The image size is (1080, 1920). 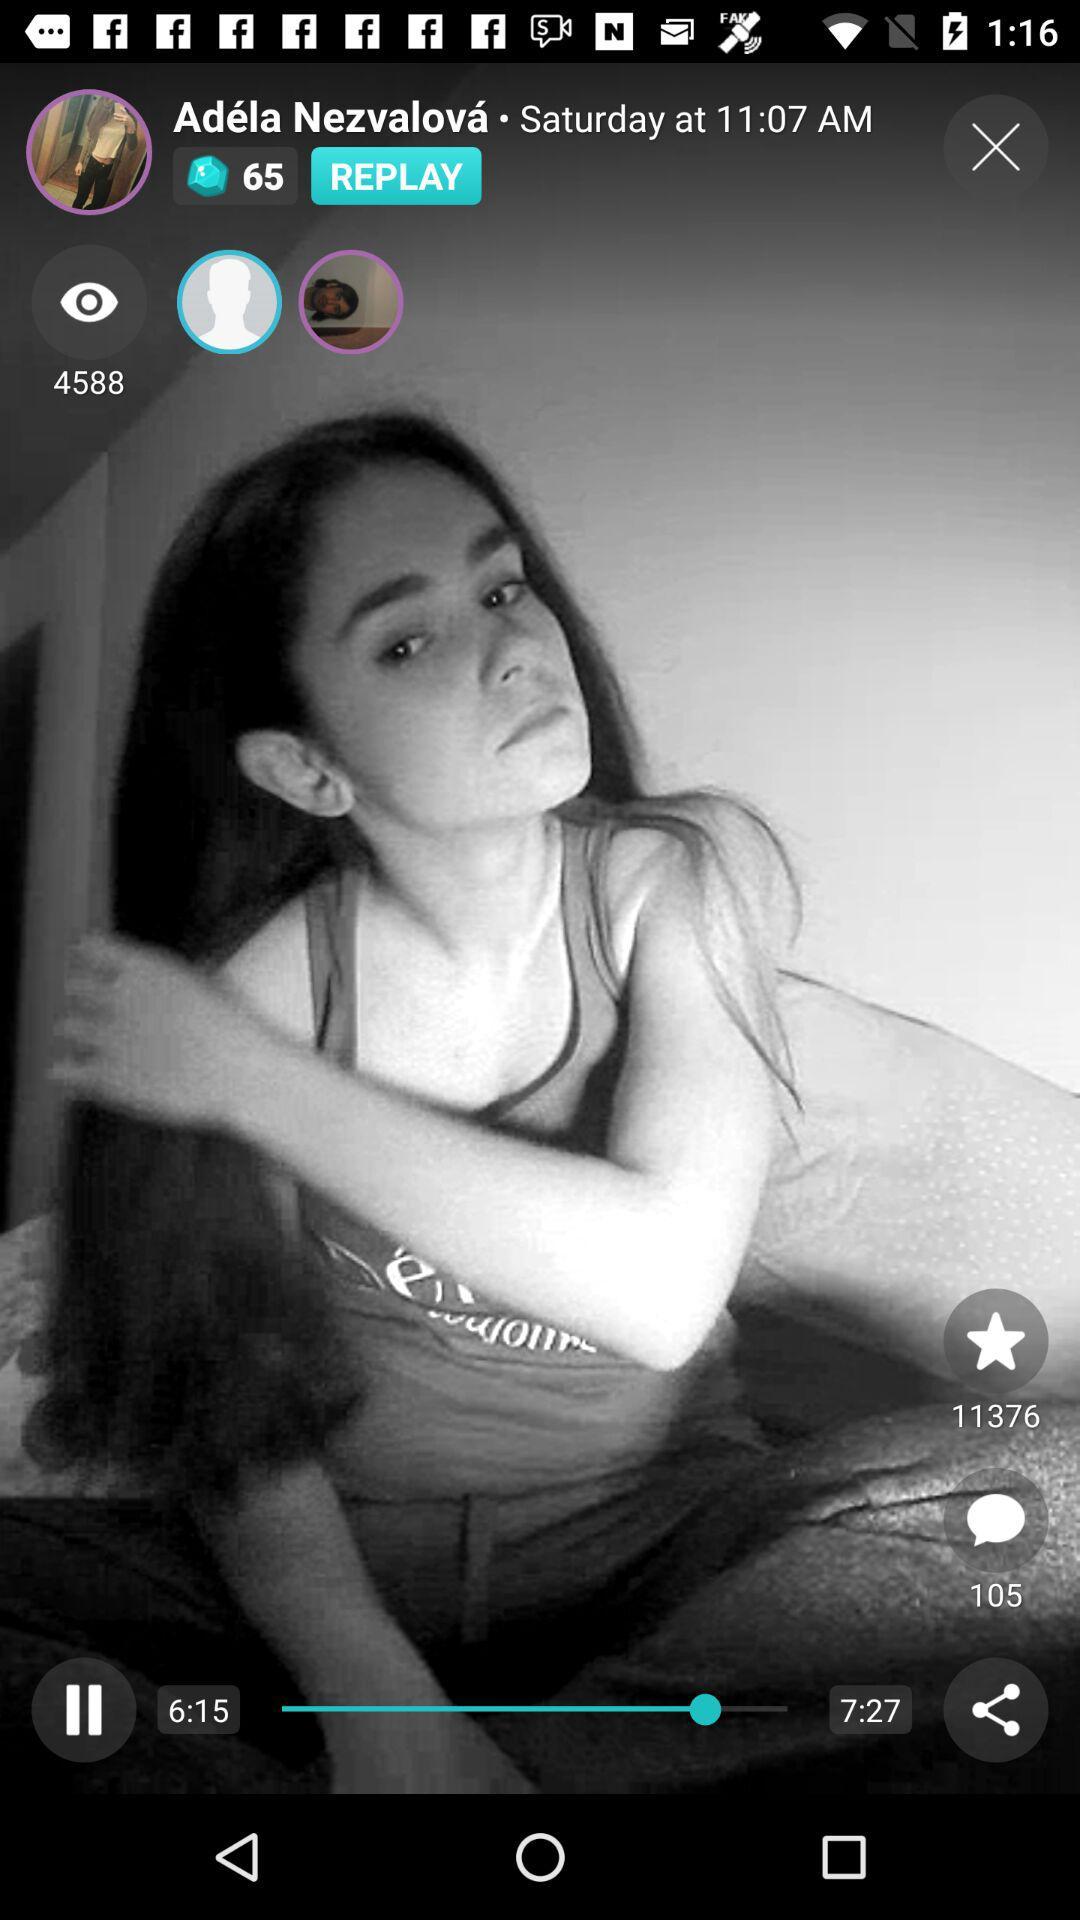 What do you see at coordinates (995, 1520) in the screenshot?
I see `open comments` at bounding box center [995, 1520].